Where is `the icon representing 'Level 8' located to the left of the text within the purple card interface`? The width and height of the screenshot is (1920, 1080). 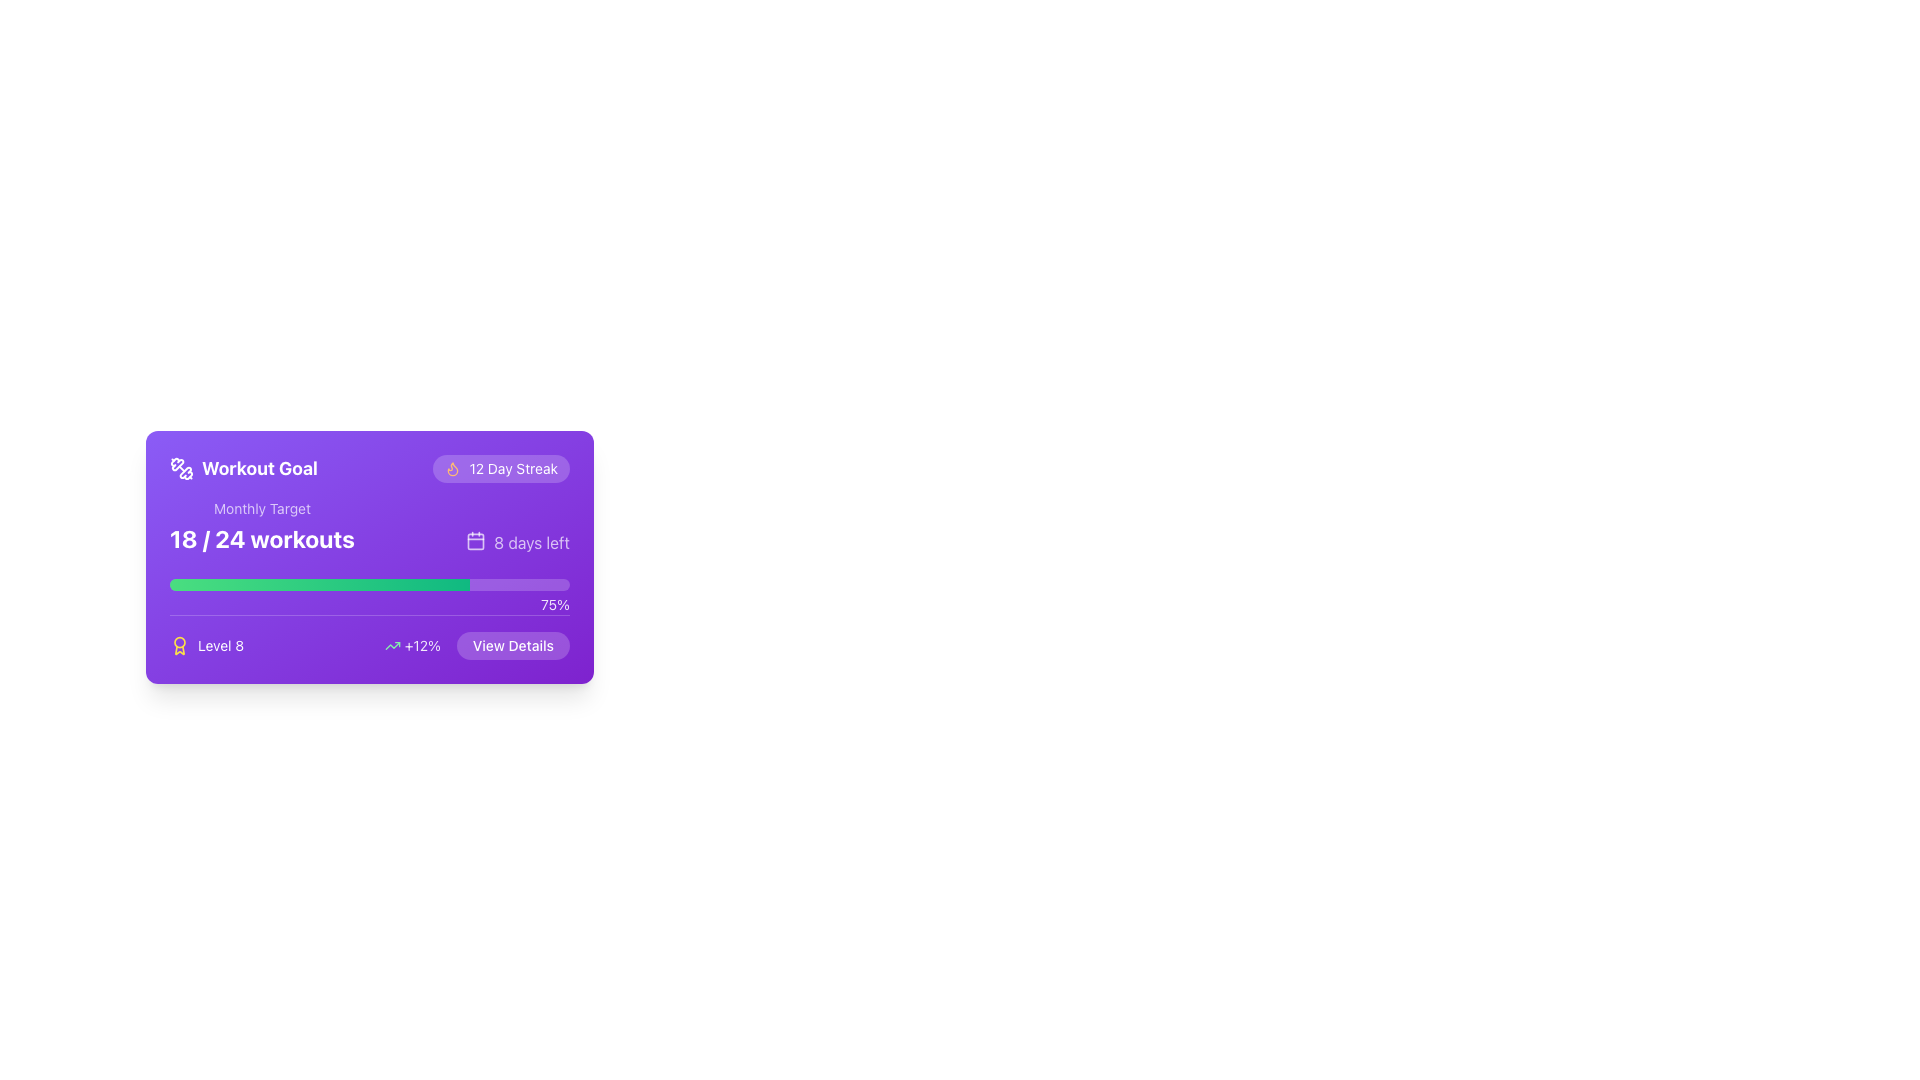 the icon representing 'Level 8' located to the left of the text within the purple card interface is located at coordinates (180, 645).